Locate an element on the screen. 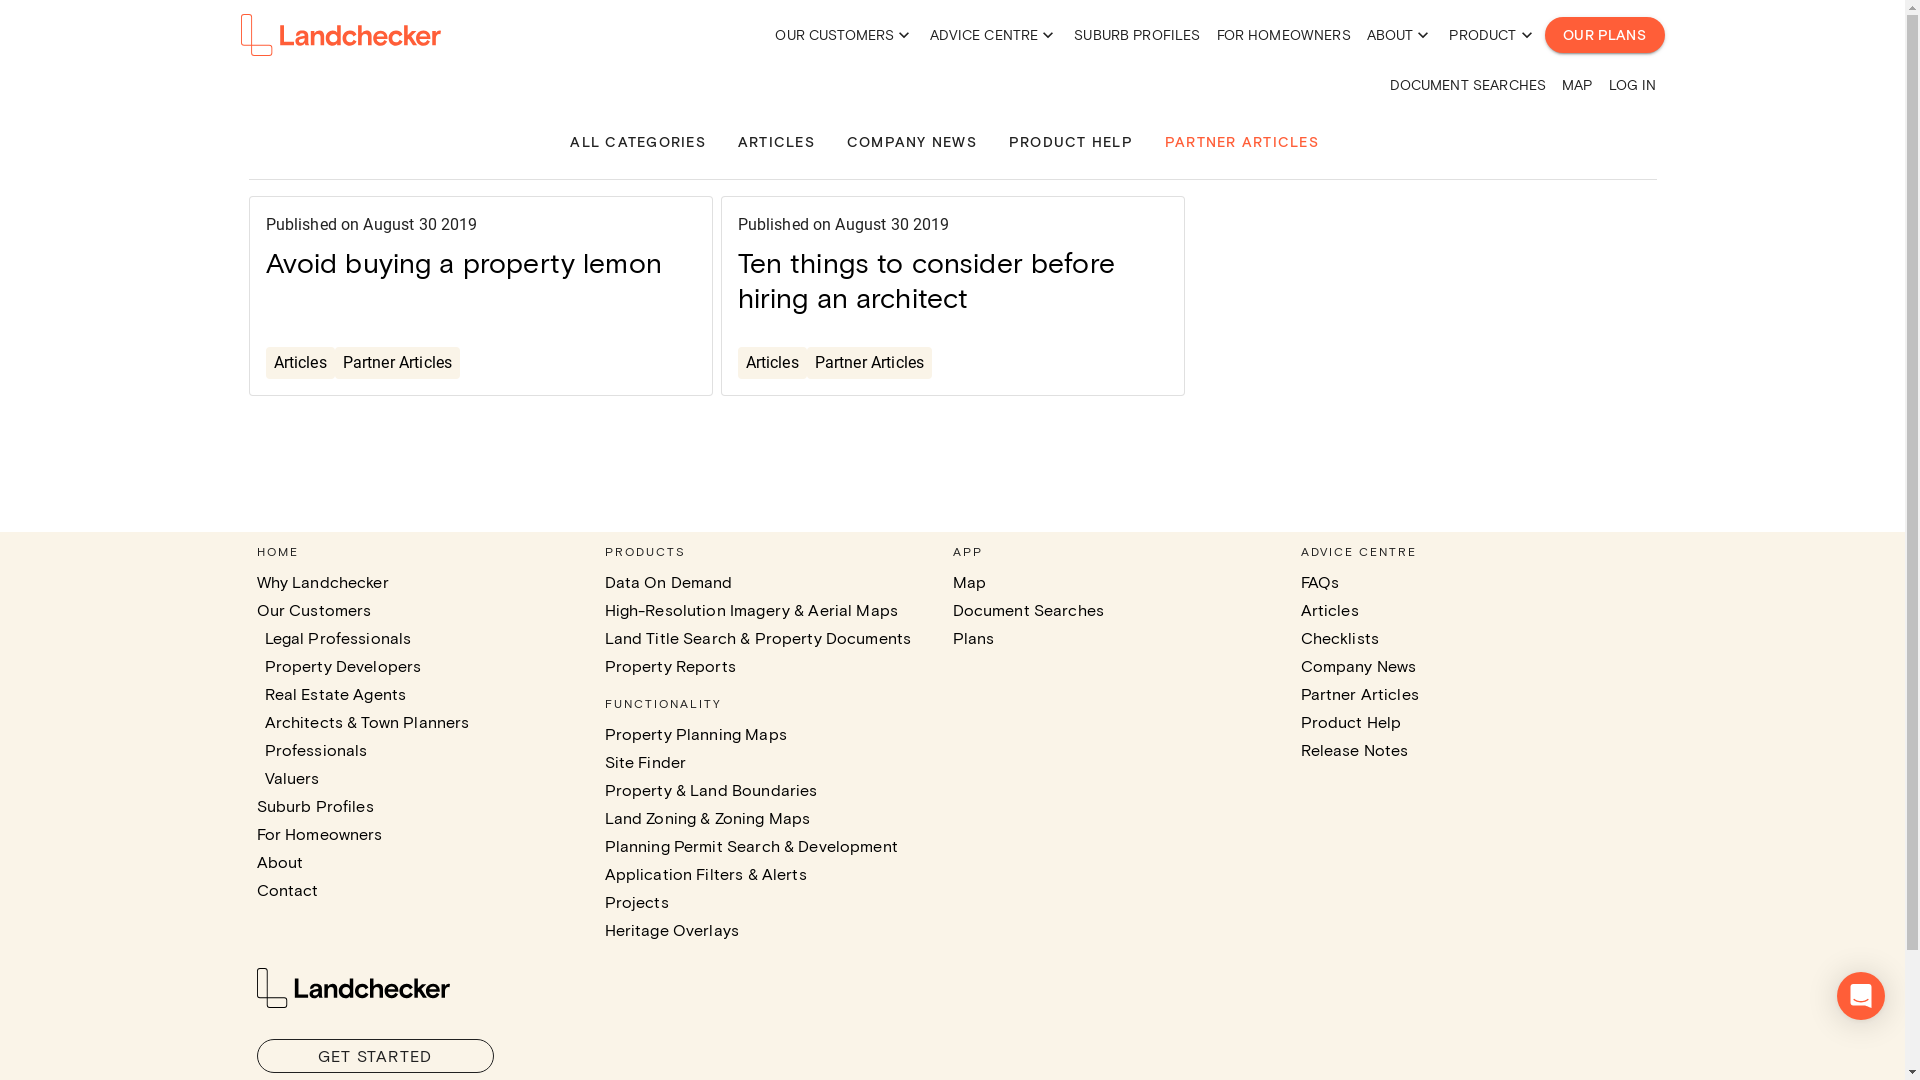  'Site Finder' is located at coordinates (644, 762).